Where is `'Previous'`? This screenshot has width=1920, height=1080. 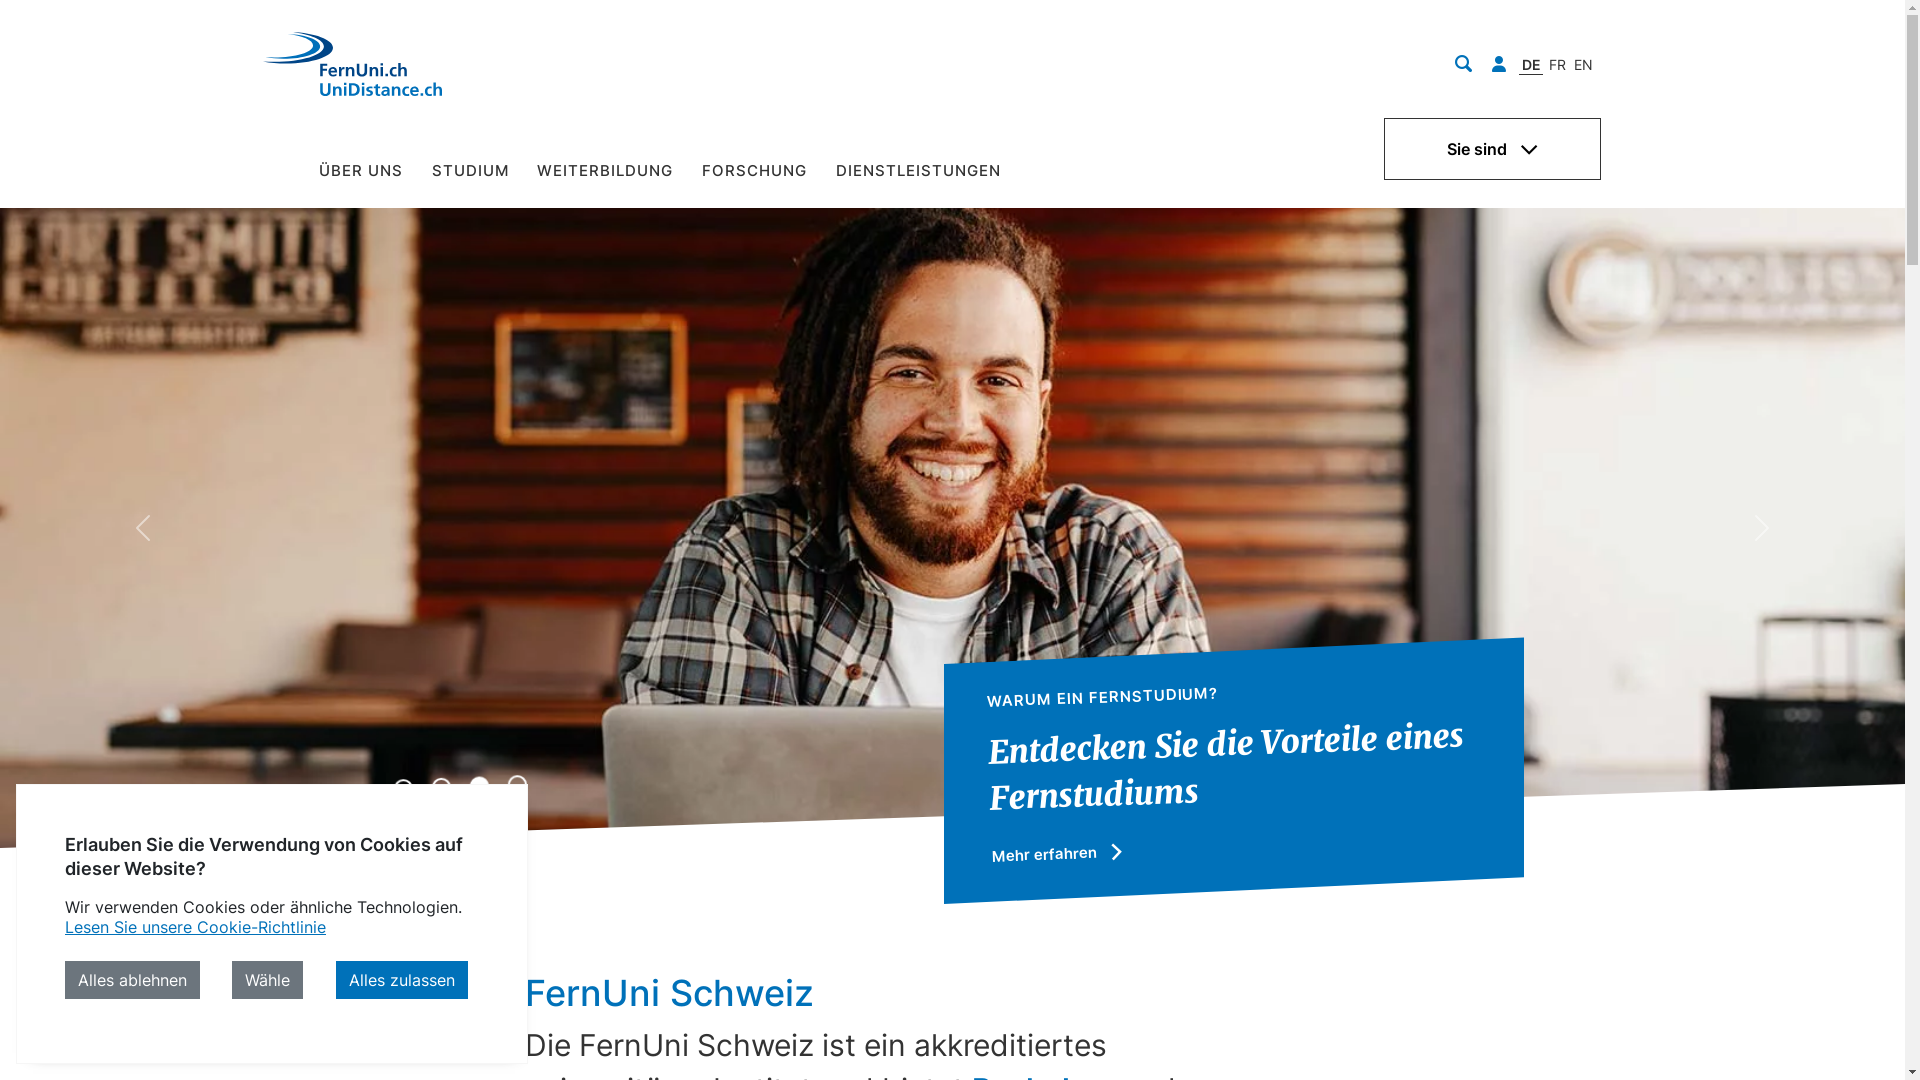
'Previous' is located at coordinates (142, 527).